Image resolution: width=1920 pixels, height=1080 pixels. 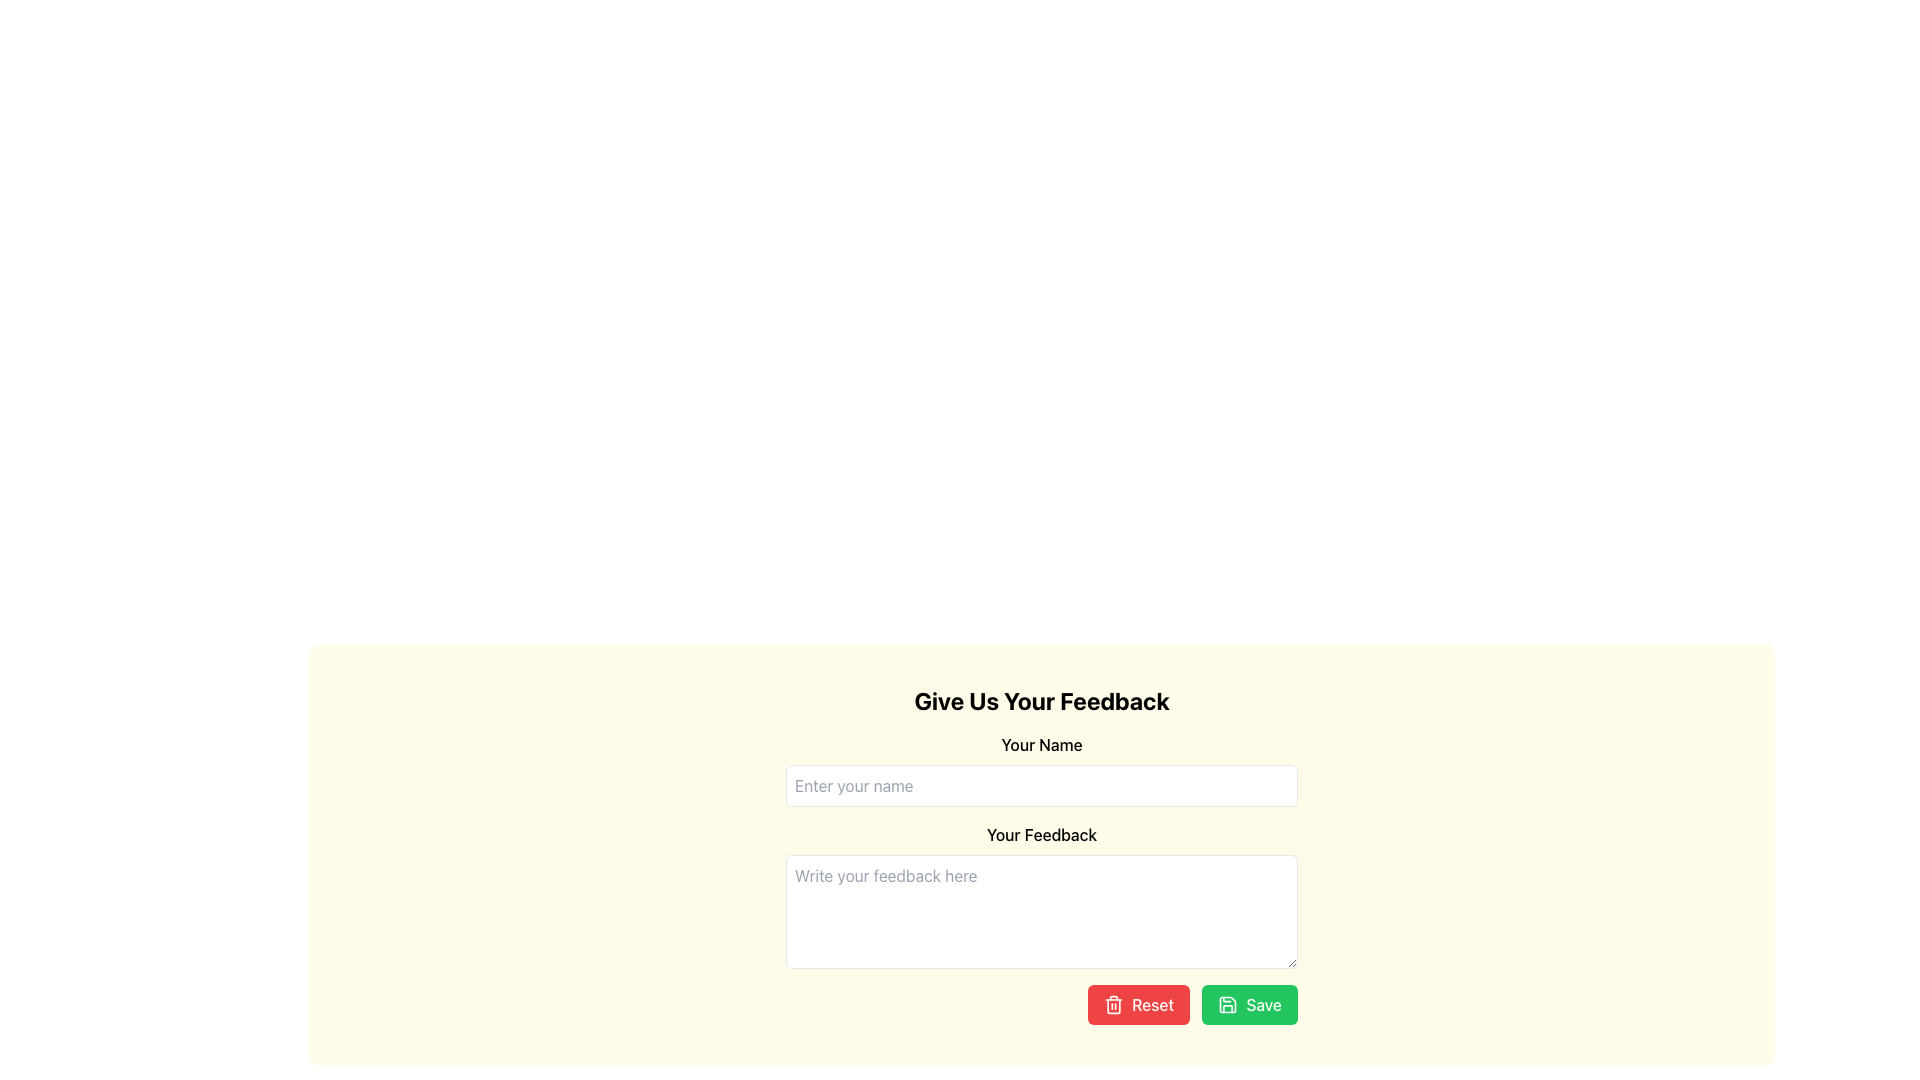 I want to click on the red 'Reset' button, so click(x=1153, y=1005).